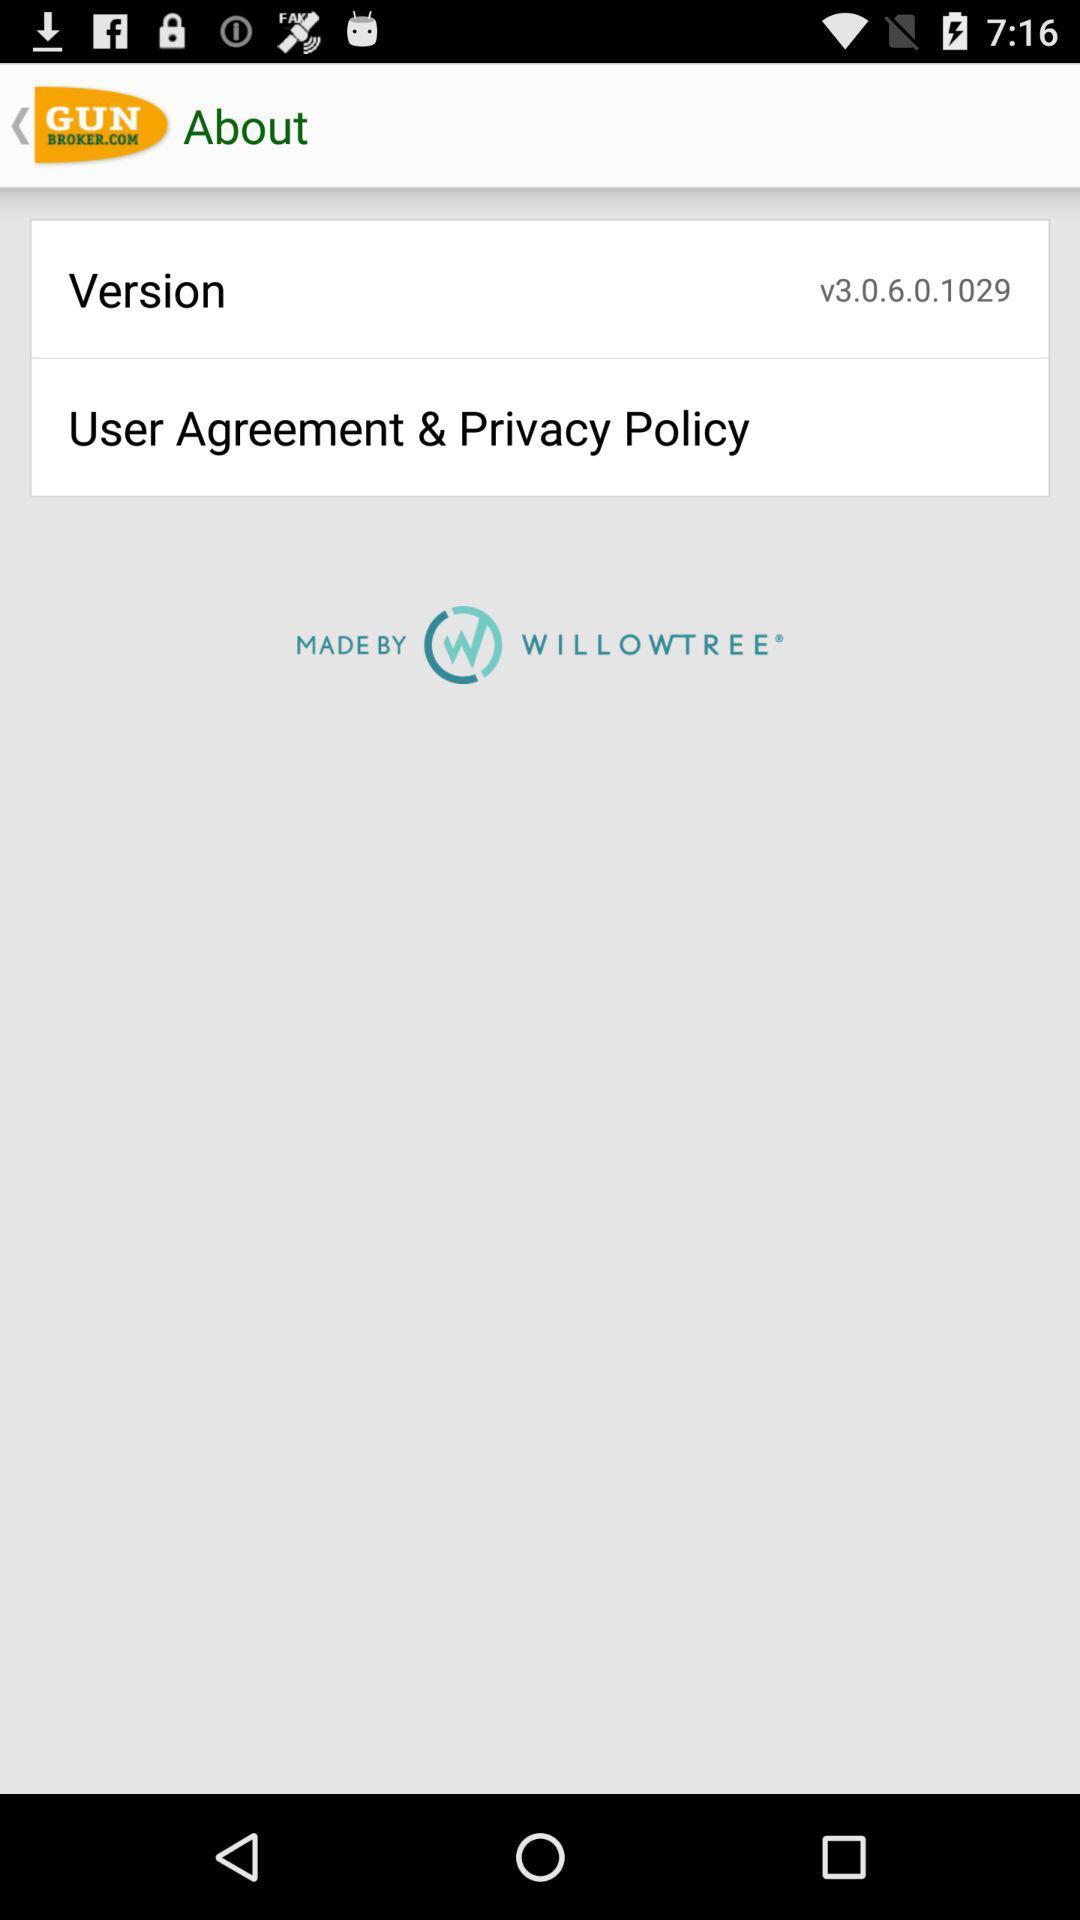  Describe the element at coordinates (540, 644) in the screenshot. I see `the icon at the center` at that location.